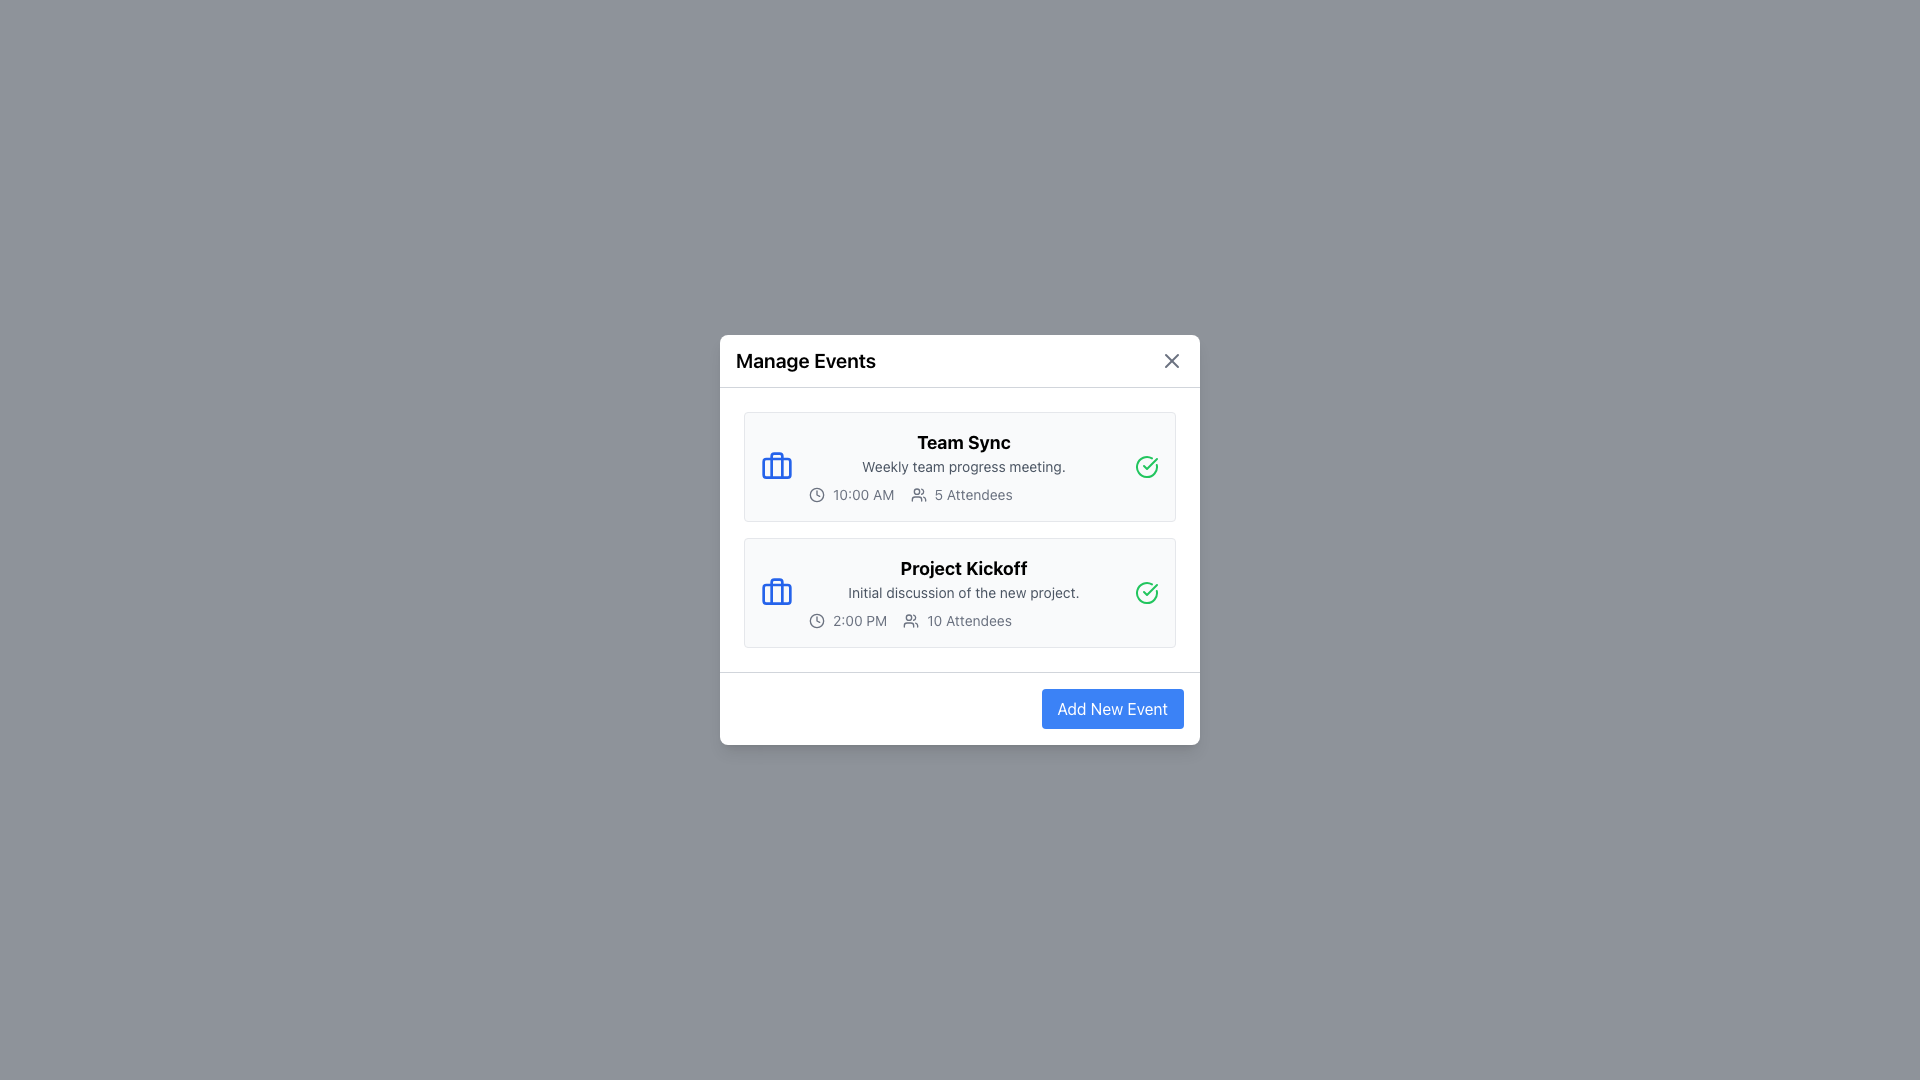  What do you see at coordinates (964, 620) in the screenshot?
I see `the time and attendees information layout element, which includes a clock icon showing '2:00 PM' and a user icon showing '10 Attendees', located within the 'Project Kickoff' section of the 'Manage Events' card` at bounding box center [964, 620].